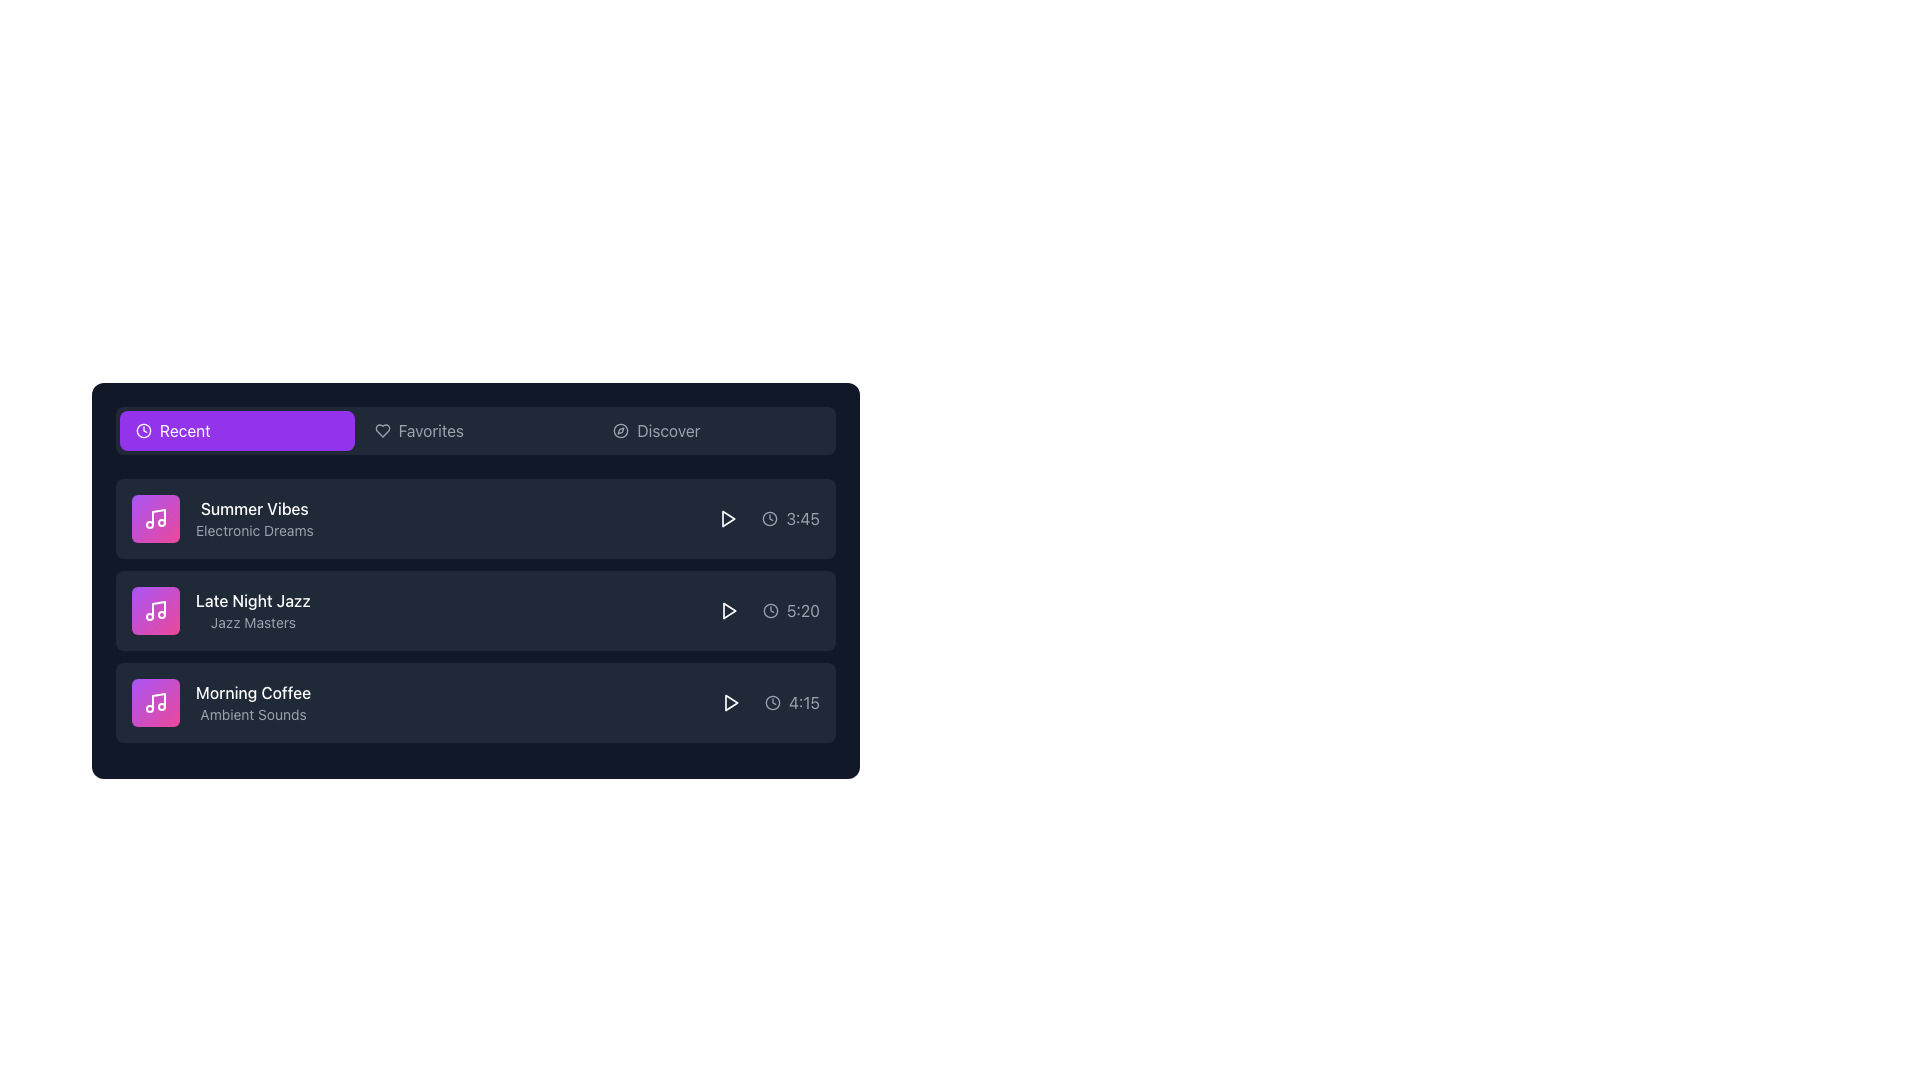 This screenshot has height=1080, width=1920. I want to click on the music icon associated with the 'Summer Vibes' list item, located in the first row under the 'Recent' tab, so click(155, 518).